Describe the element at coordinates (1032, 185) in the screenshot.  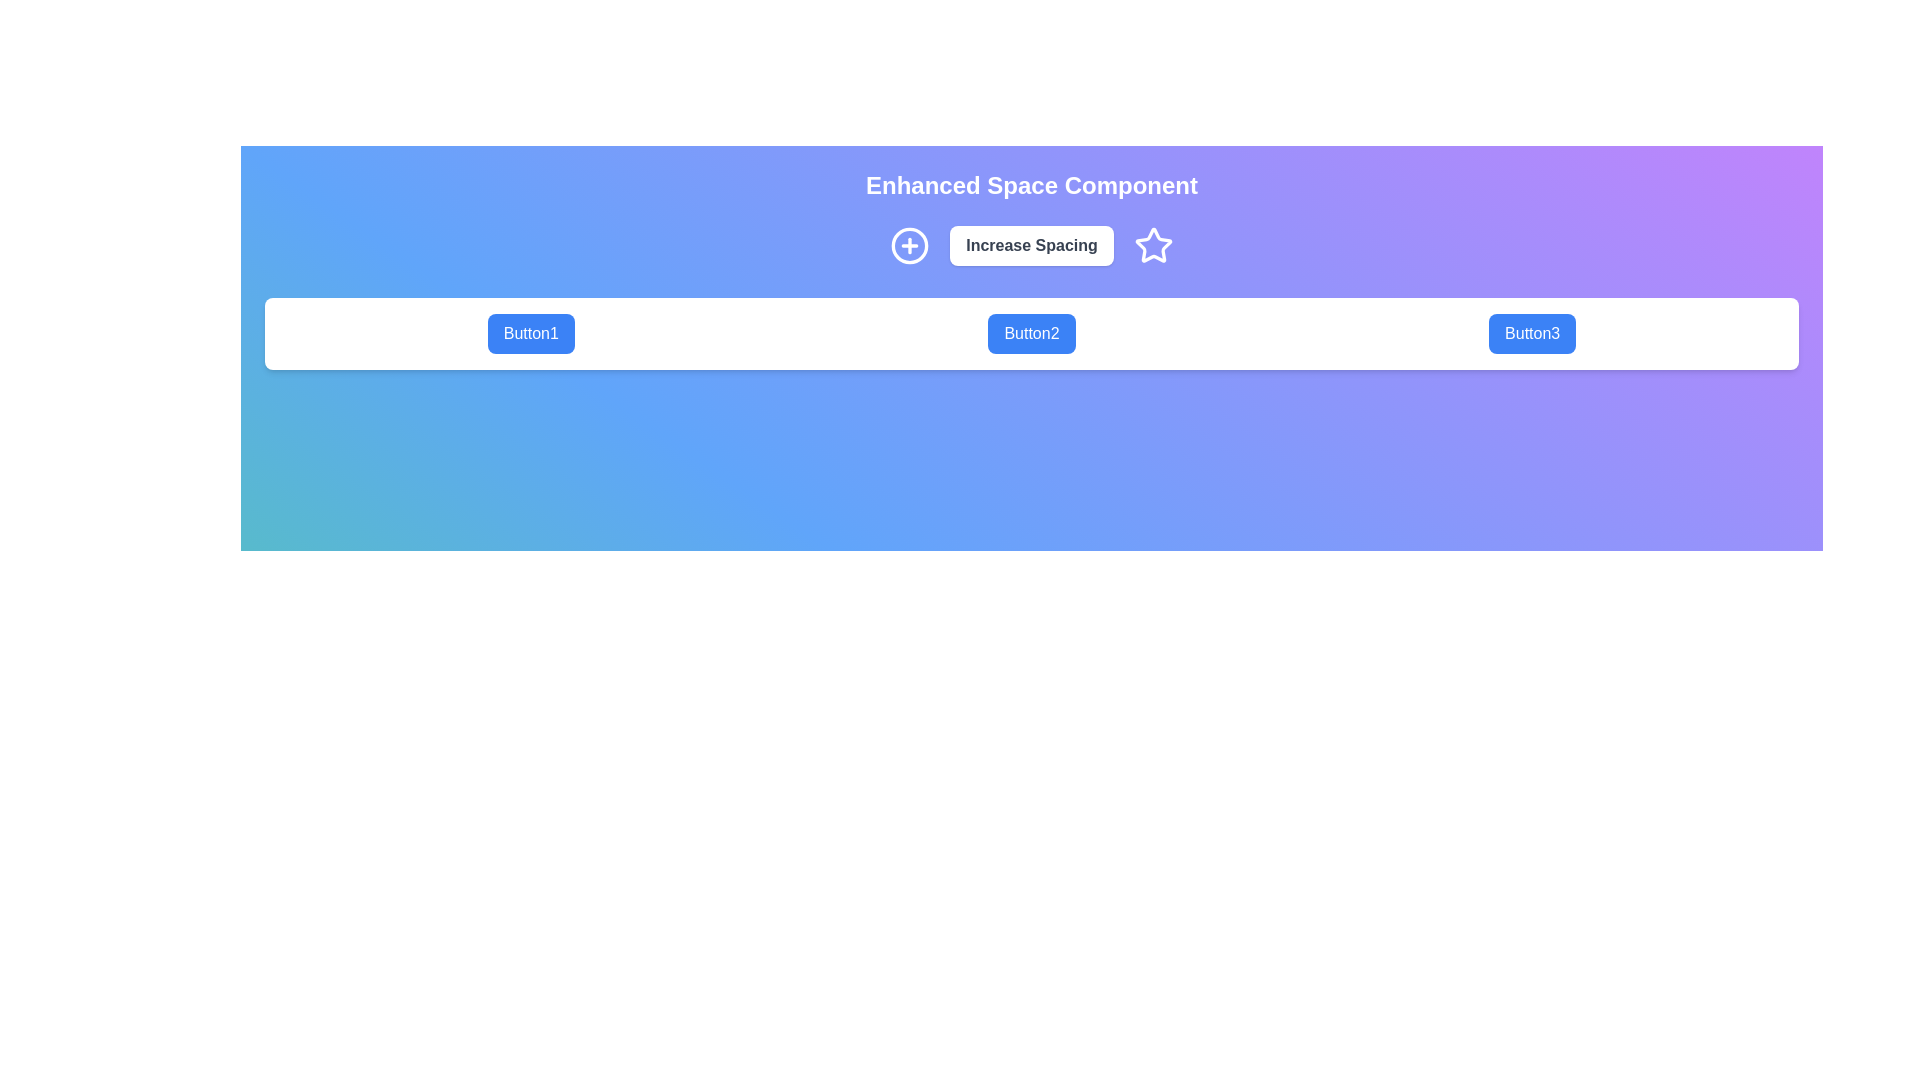
I see `the static text element that serves as a title or header for the section, located at the top of the content area above the interactive controls` at that location.